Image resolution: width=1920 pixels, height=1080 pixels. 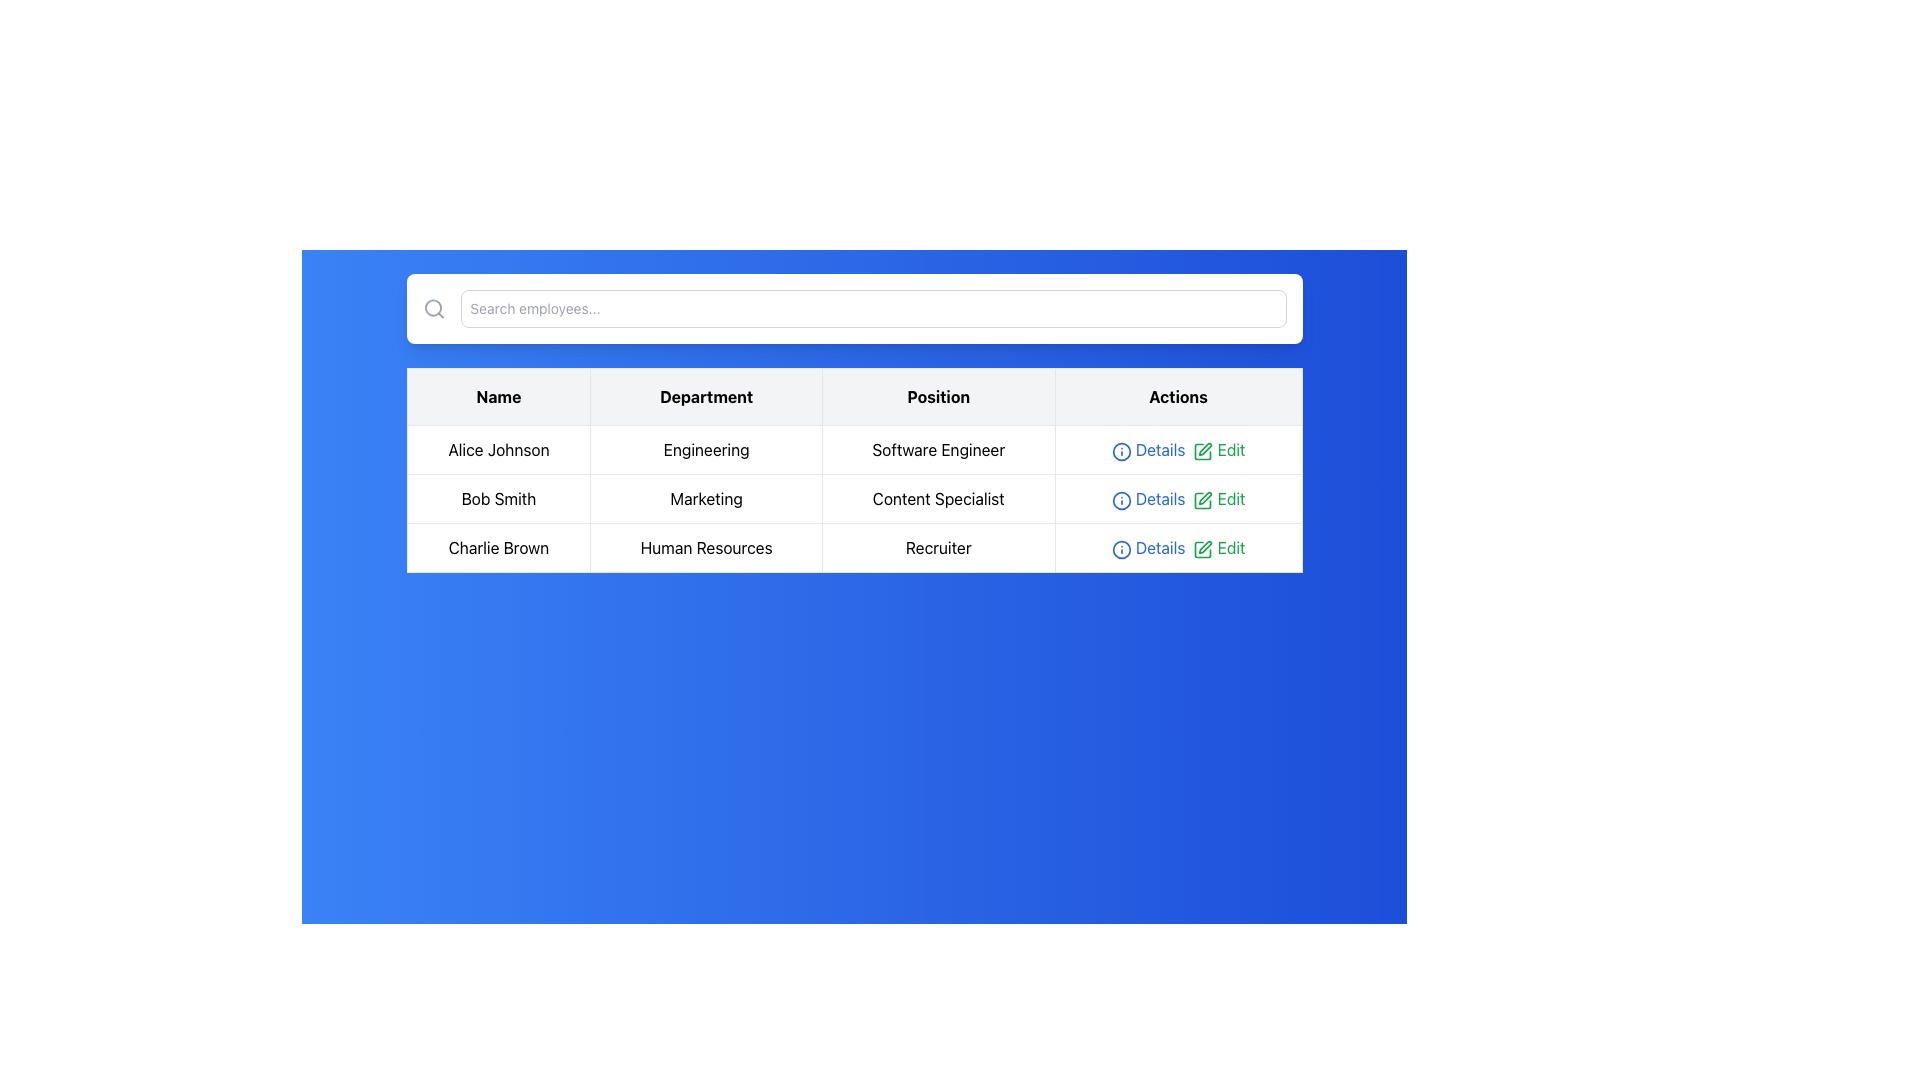 I want to click on the Text Label displaying the job title in the 'Position' column of the table for the 'Engineering' department, so click(x=937, y=450).